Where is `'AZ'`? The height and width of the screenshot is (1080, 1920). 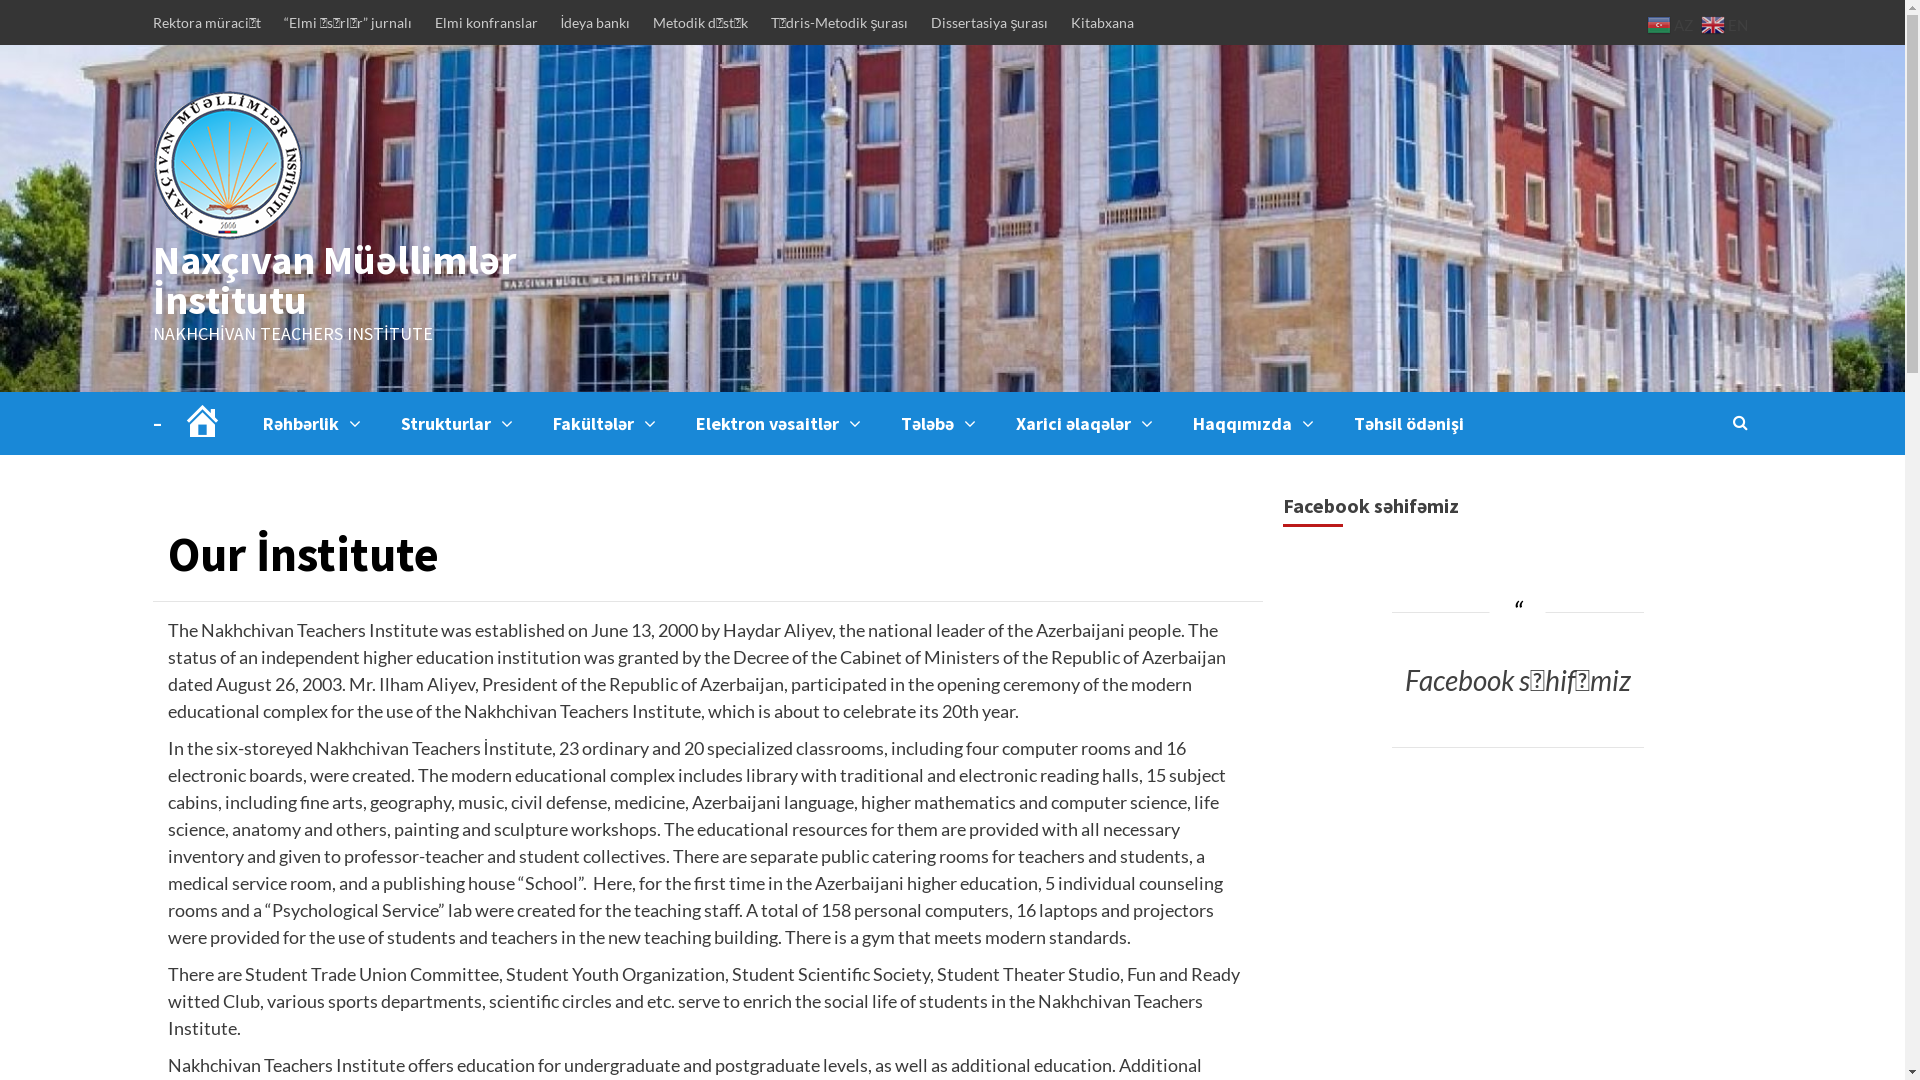 'AZ' is located at coordinates (1646, 23).